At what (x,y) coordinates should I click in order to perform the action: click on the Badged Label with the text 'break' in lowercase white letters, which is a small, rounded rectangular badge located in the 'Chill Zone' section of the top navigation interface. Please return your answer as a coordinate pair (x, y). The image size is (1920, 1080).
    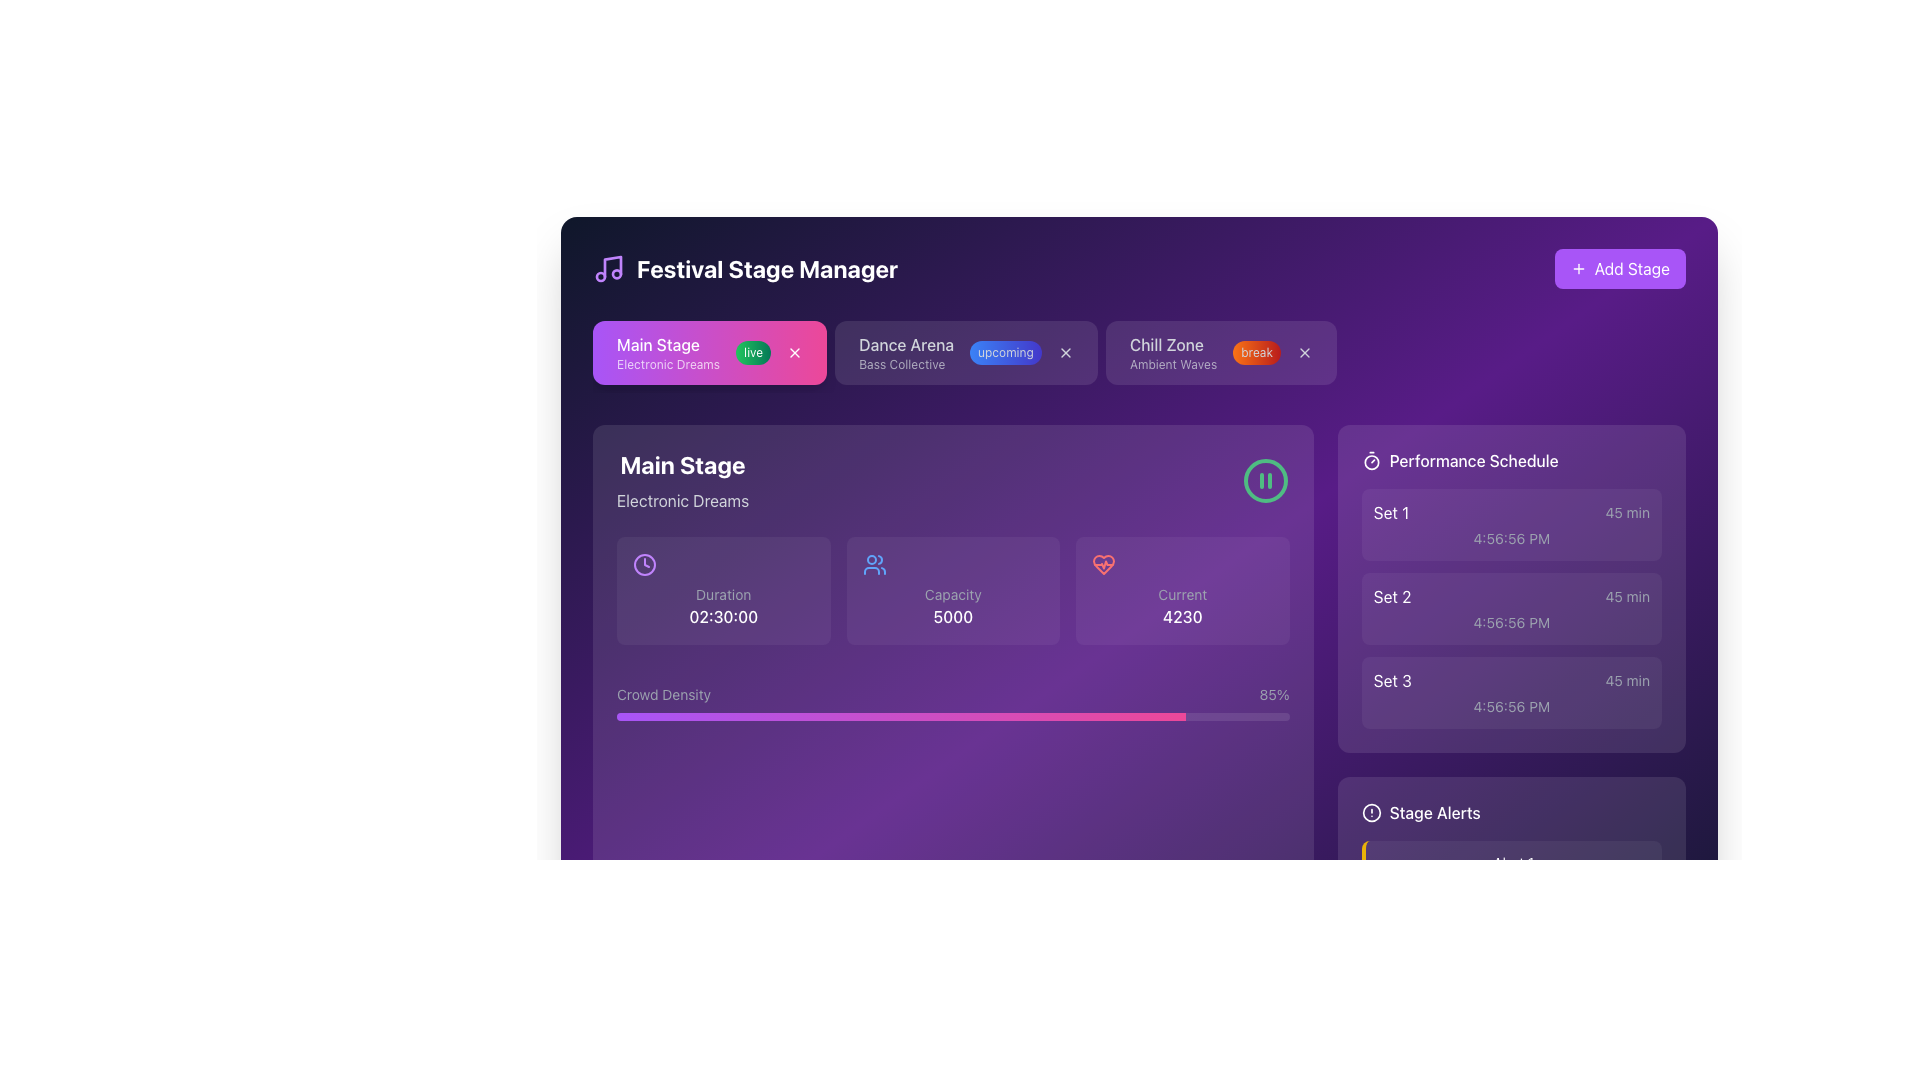
    Looking at the image, I should click on (1256, 352).